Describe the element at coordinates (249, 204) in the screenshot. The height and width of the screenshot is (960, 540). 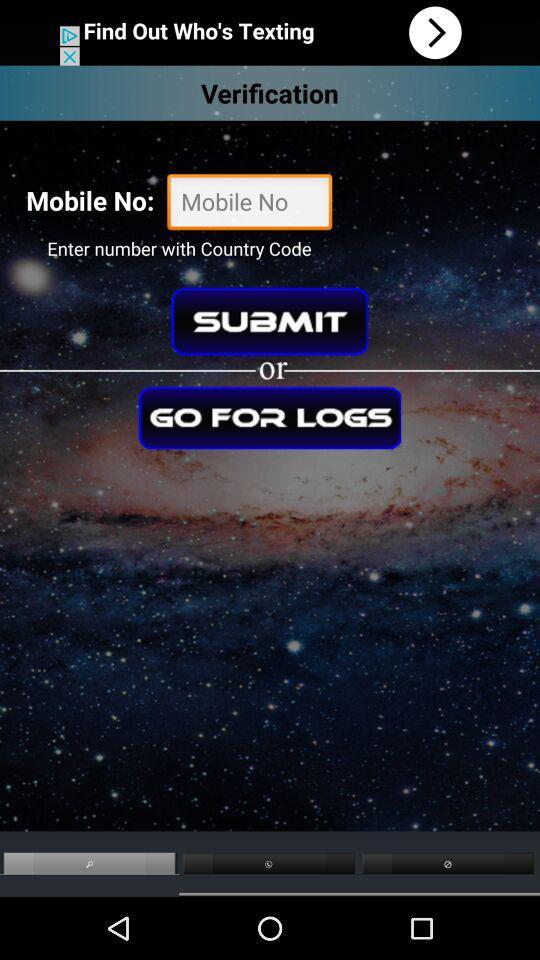
I see `input number` at that location.